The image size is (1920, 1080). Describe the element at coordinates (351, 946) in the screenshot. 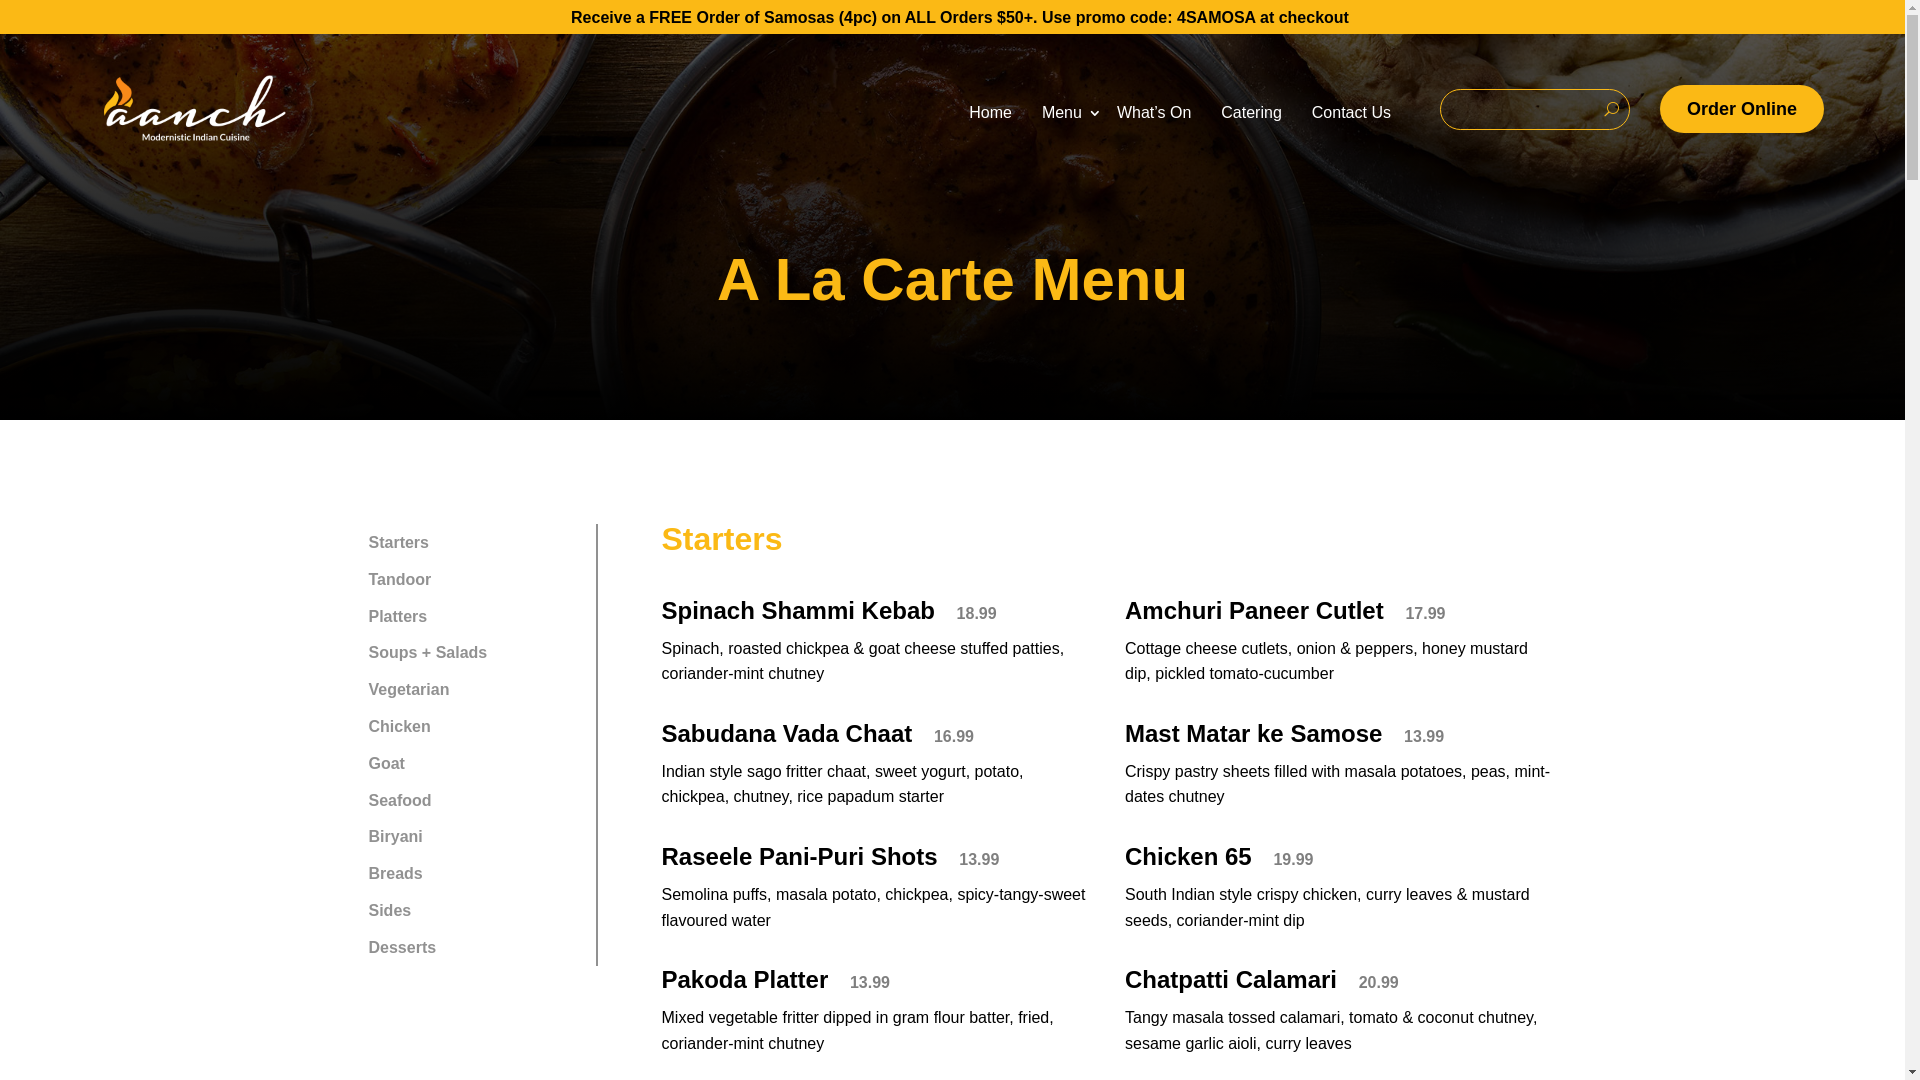

I see `'Desserts'` at that location.